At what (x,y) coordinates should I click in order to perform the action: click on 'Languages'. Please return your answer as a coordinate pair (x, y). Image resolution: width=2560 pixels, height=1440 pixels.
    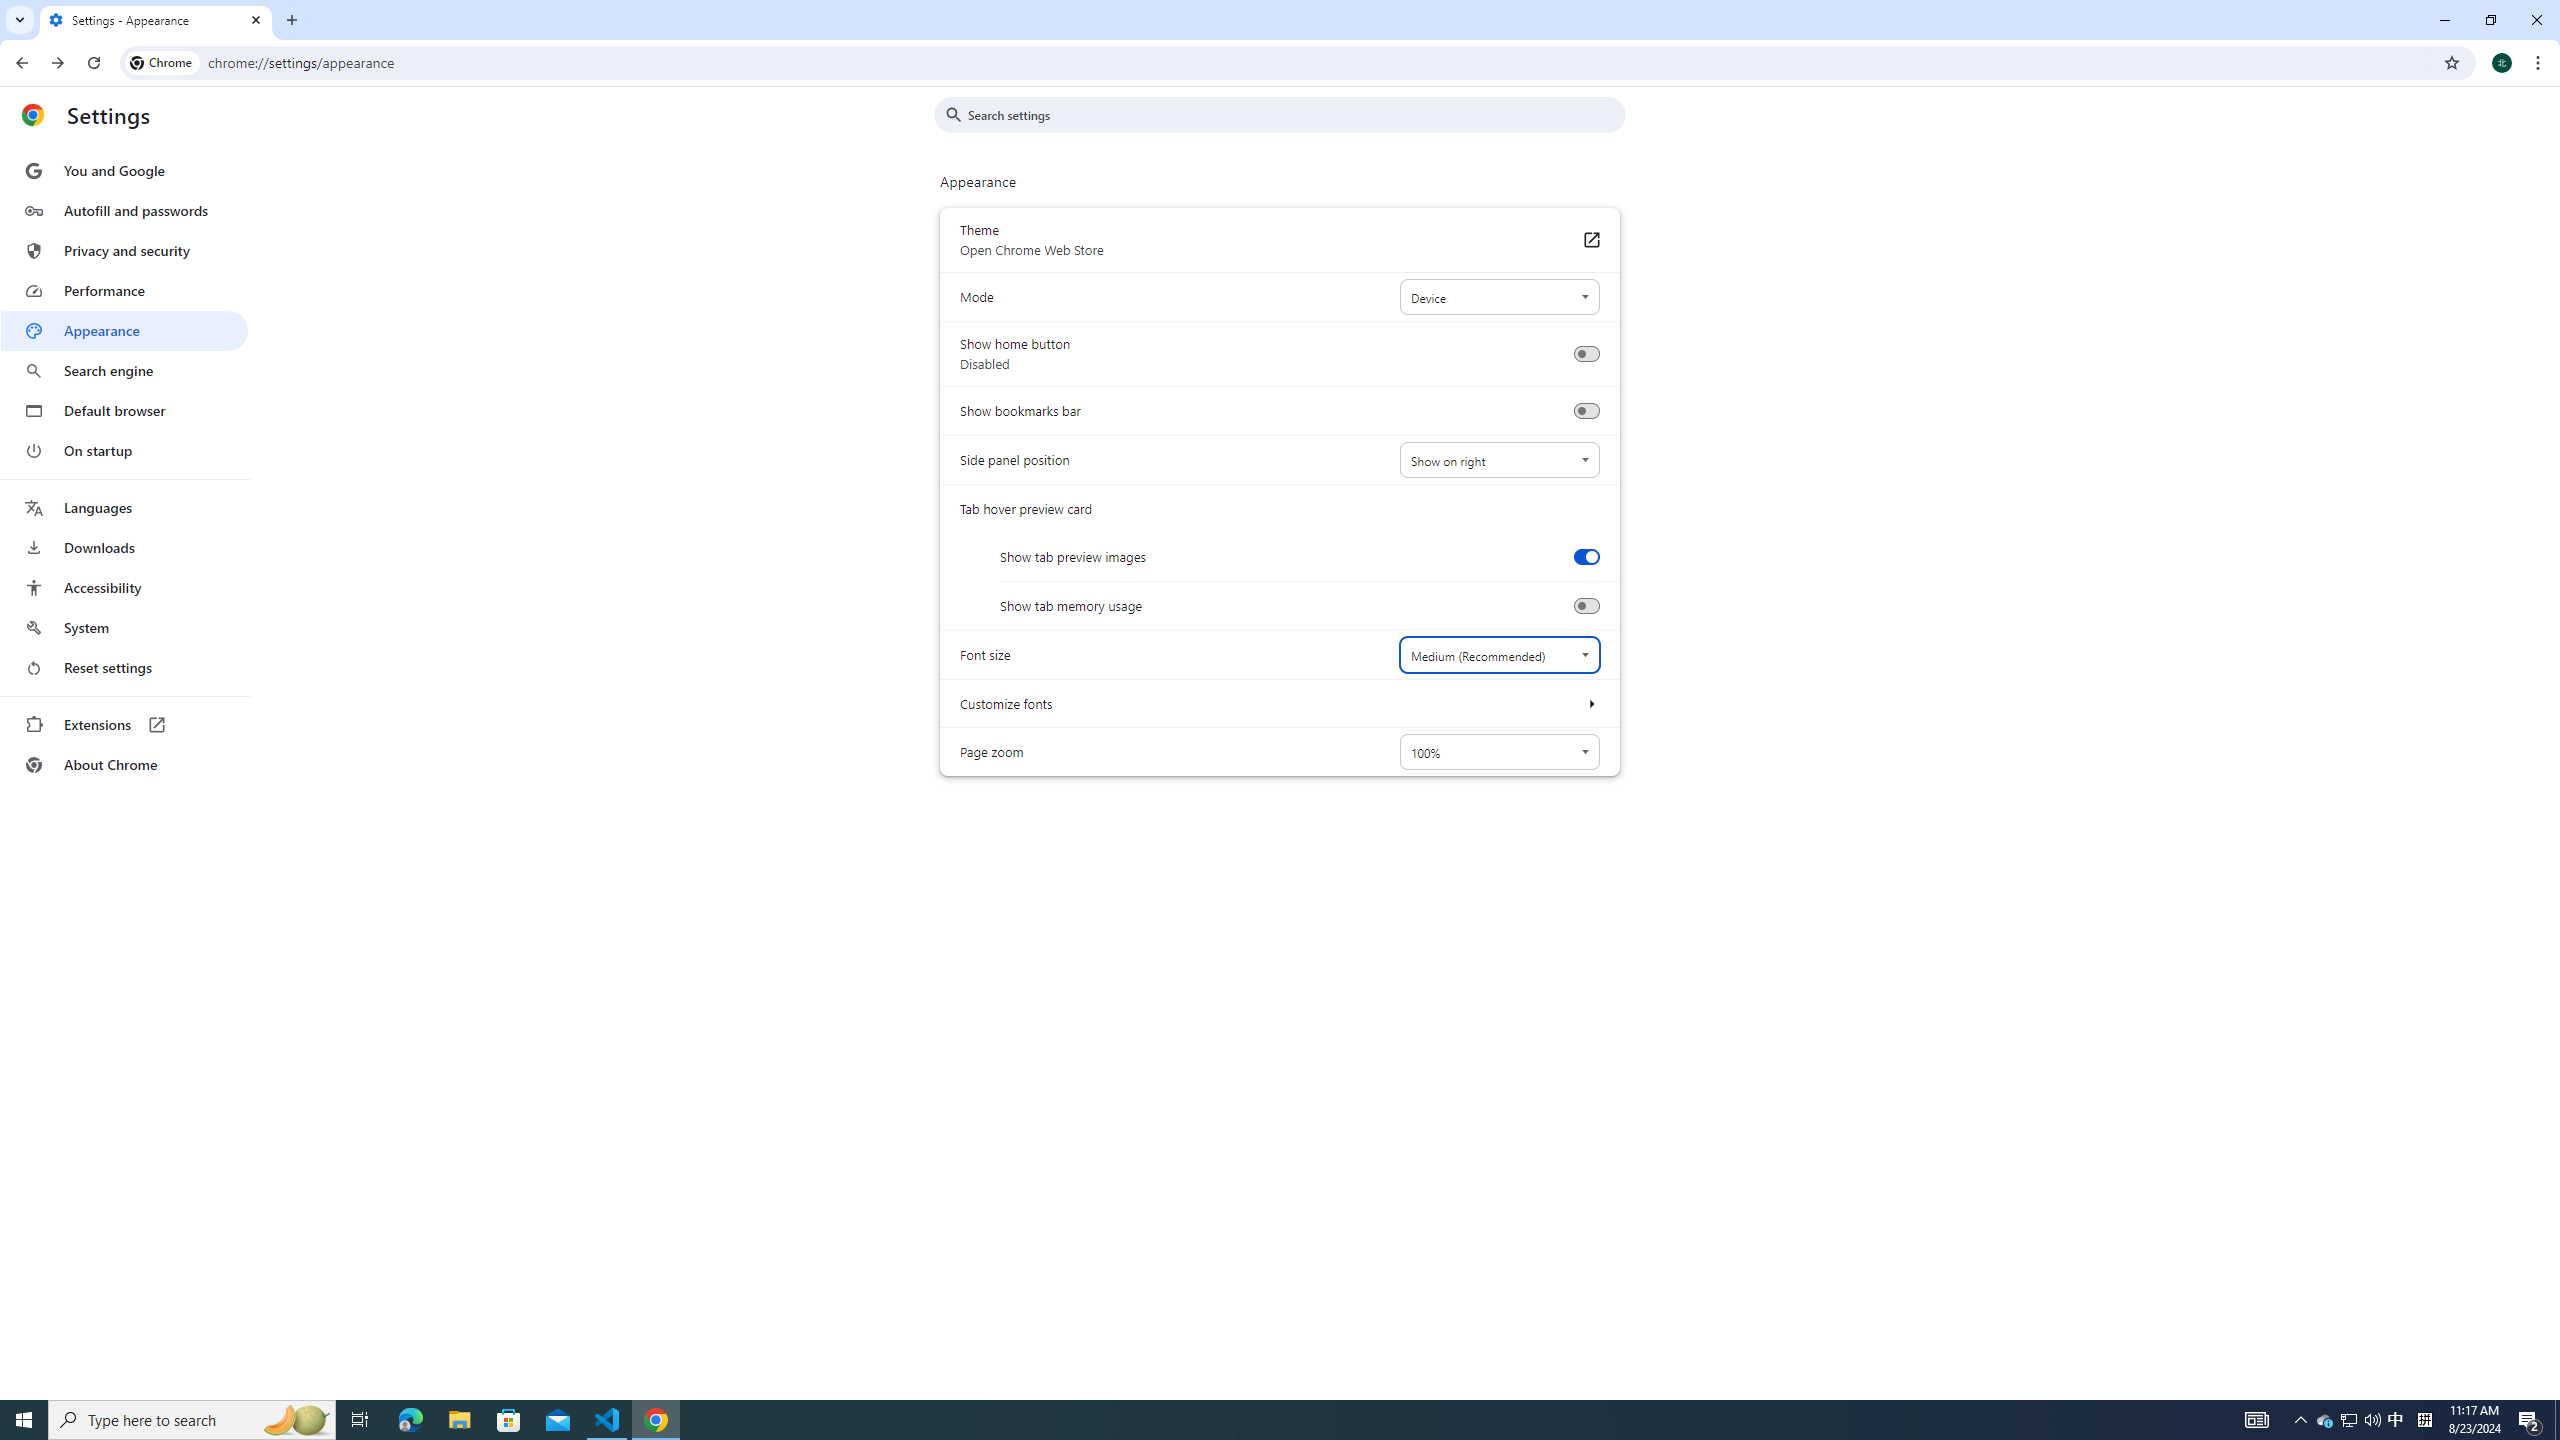
    Looking at the image, I should click on (123, 508).